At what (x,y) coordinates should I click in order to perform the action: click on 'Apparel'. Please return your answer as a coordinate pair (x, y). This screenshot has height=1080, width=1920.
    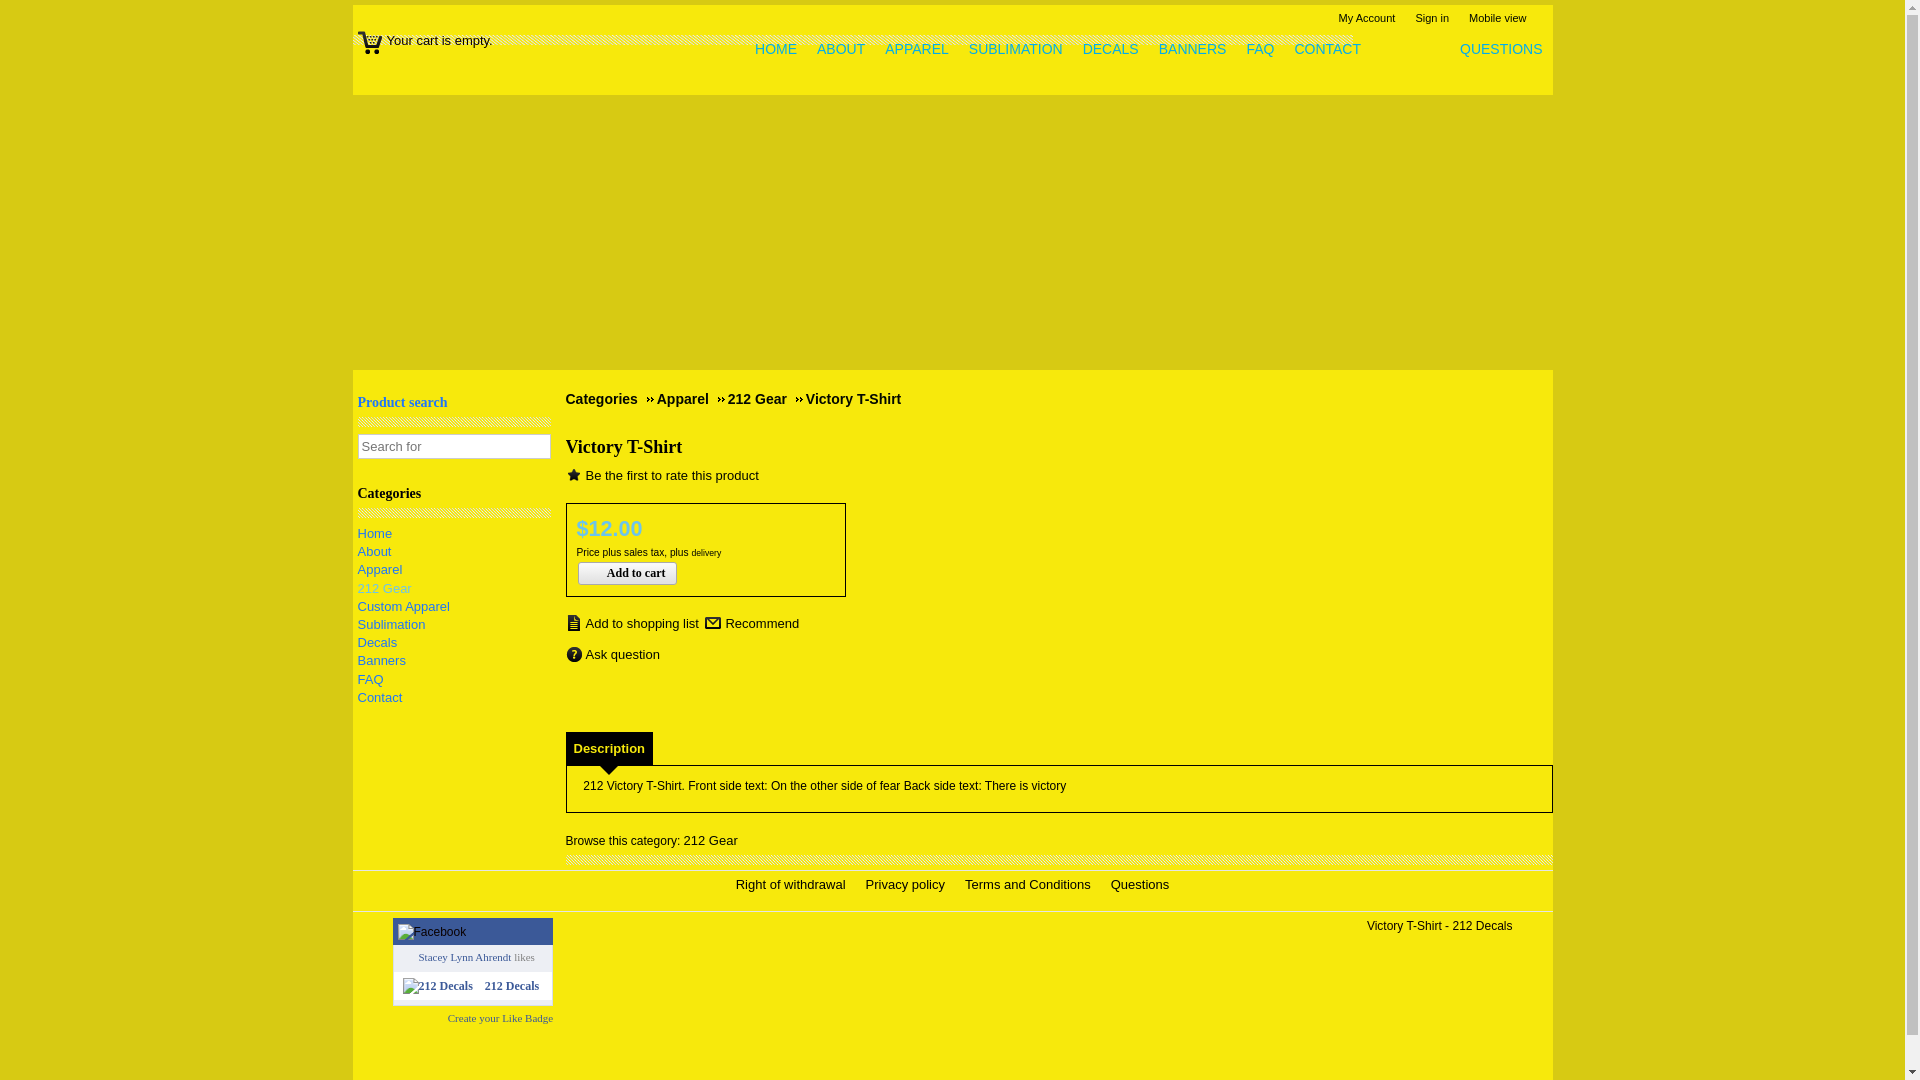
    Looking at the image, I should click on (380, 569).